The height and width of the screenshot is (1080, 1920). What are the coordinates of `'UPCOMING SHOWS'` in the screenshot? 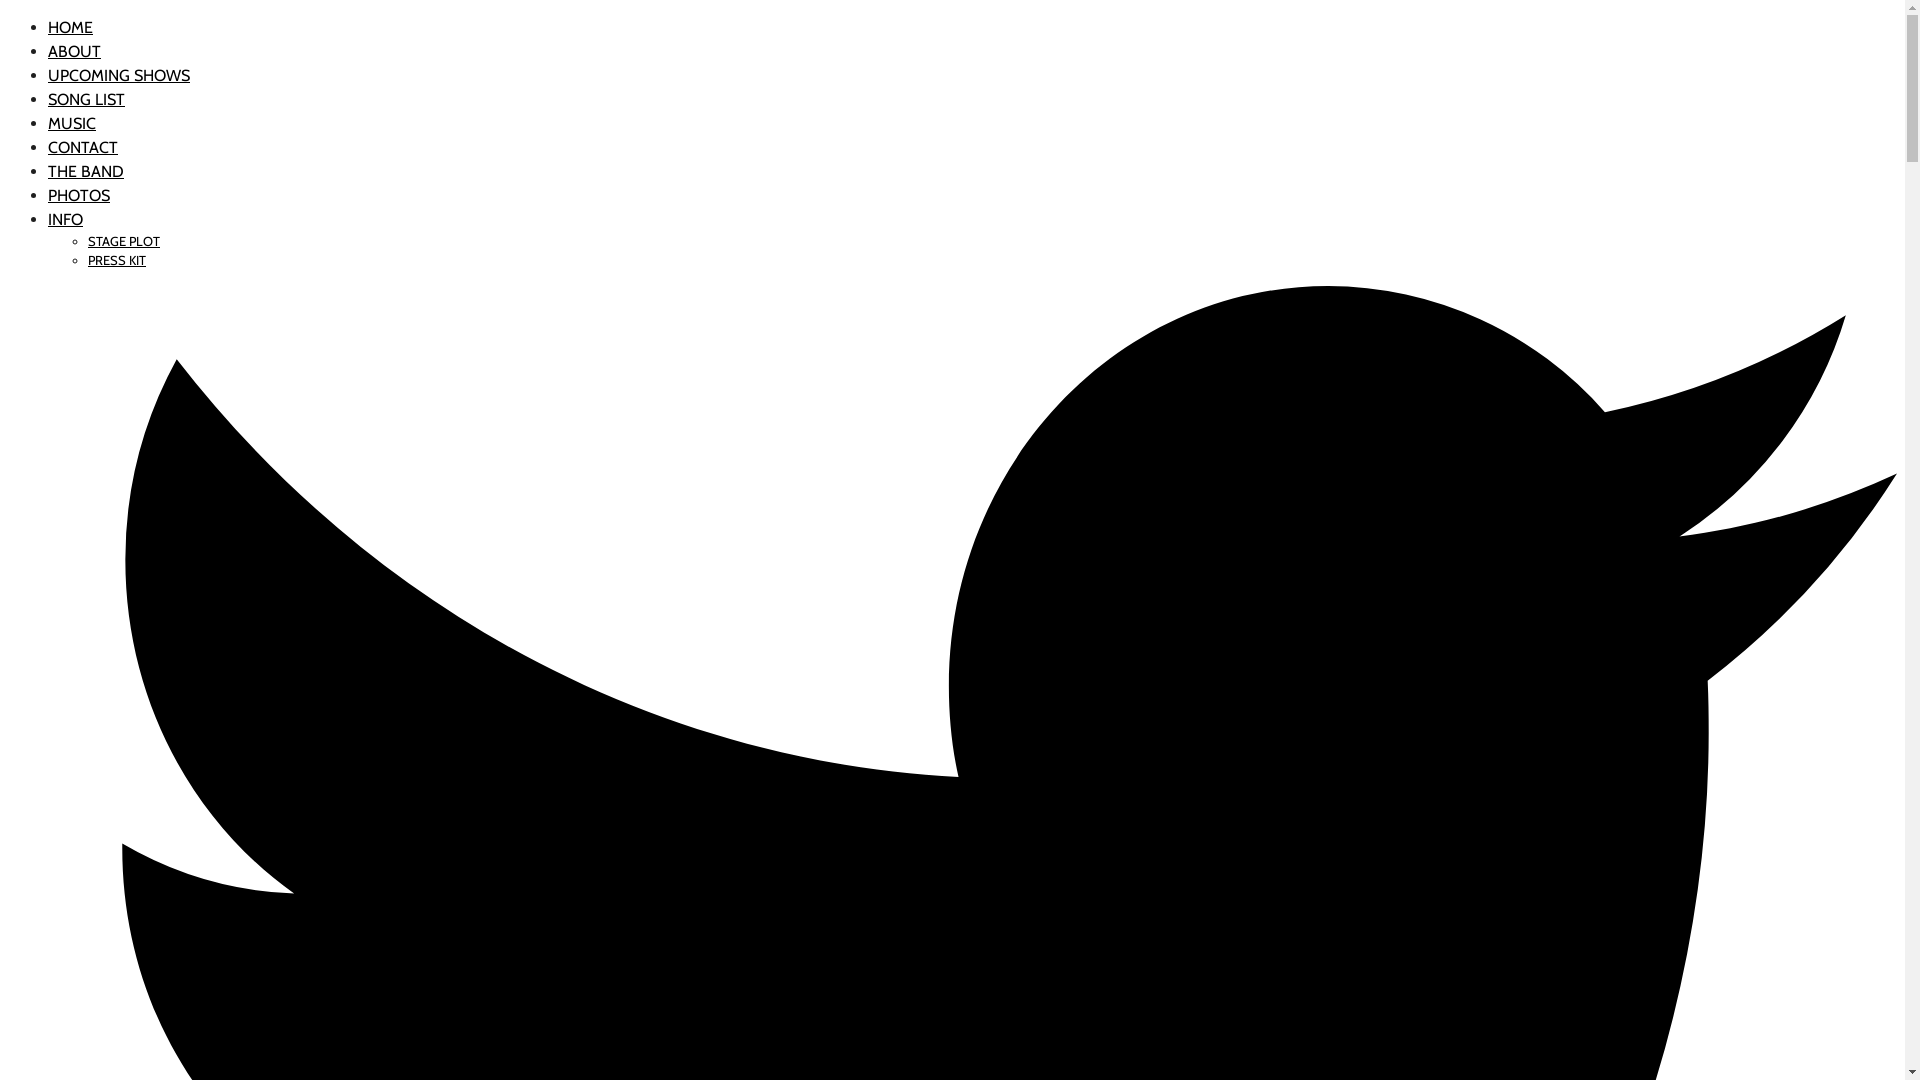 It's located at (118, 74).